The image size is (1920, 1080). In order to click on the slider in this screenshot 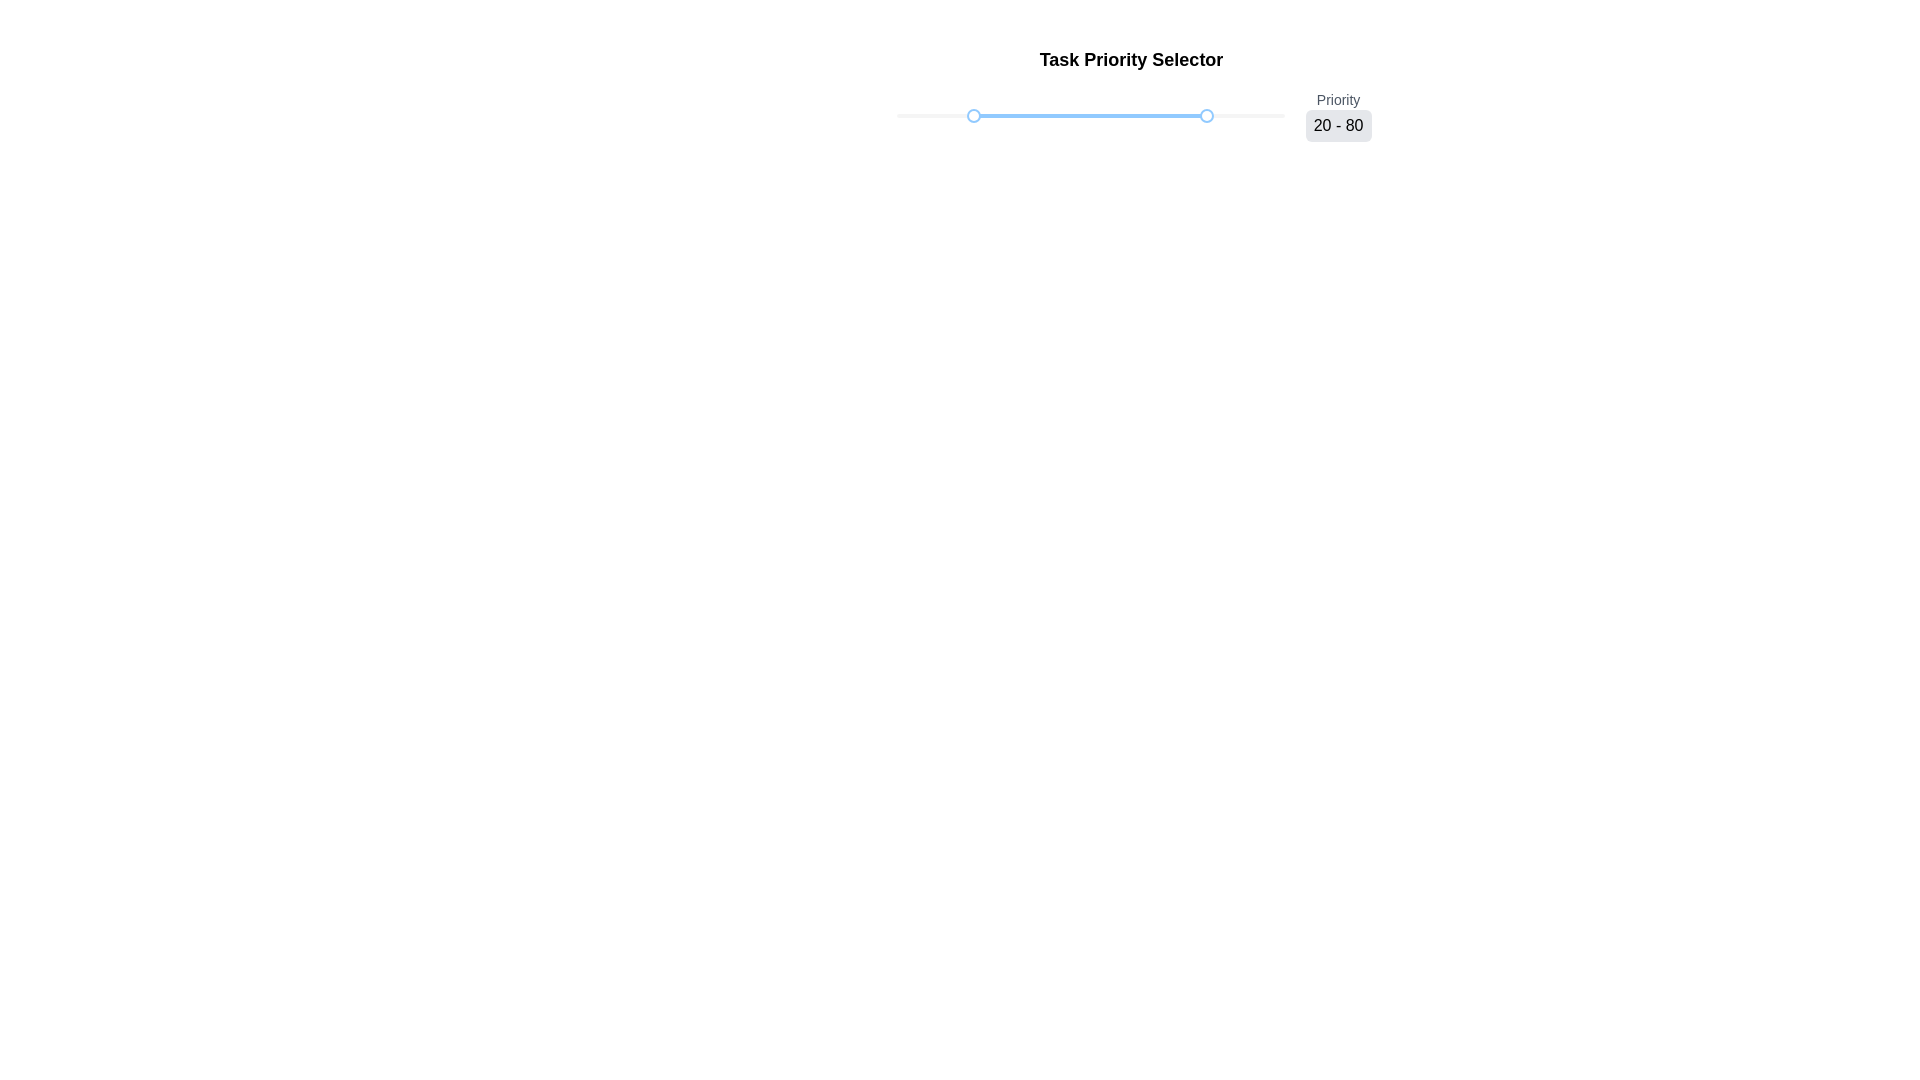, I will do `click(930, 115)`.